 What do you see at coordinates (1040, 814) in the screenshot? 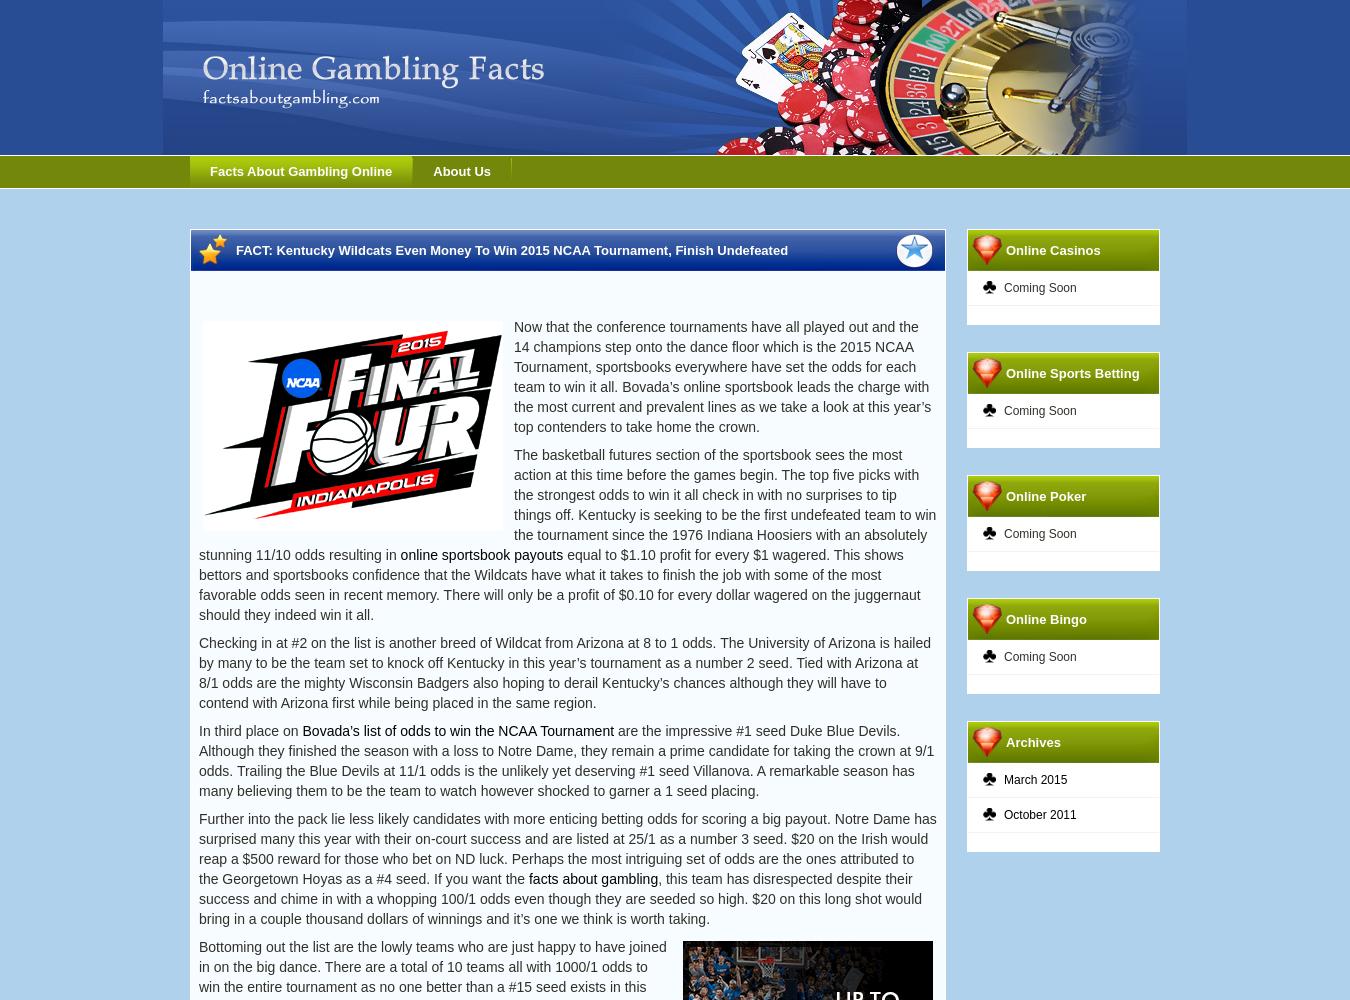
I see `'October 2011'` at bounding box center [1040, 814].